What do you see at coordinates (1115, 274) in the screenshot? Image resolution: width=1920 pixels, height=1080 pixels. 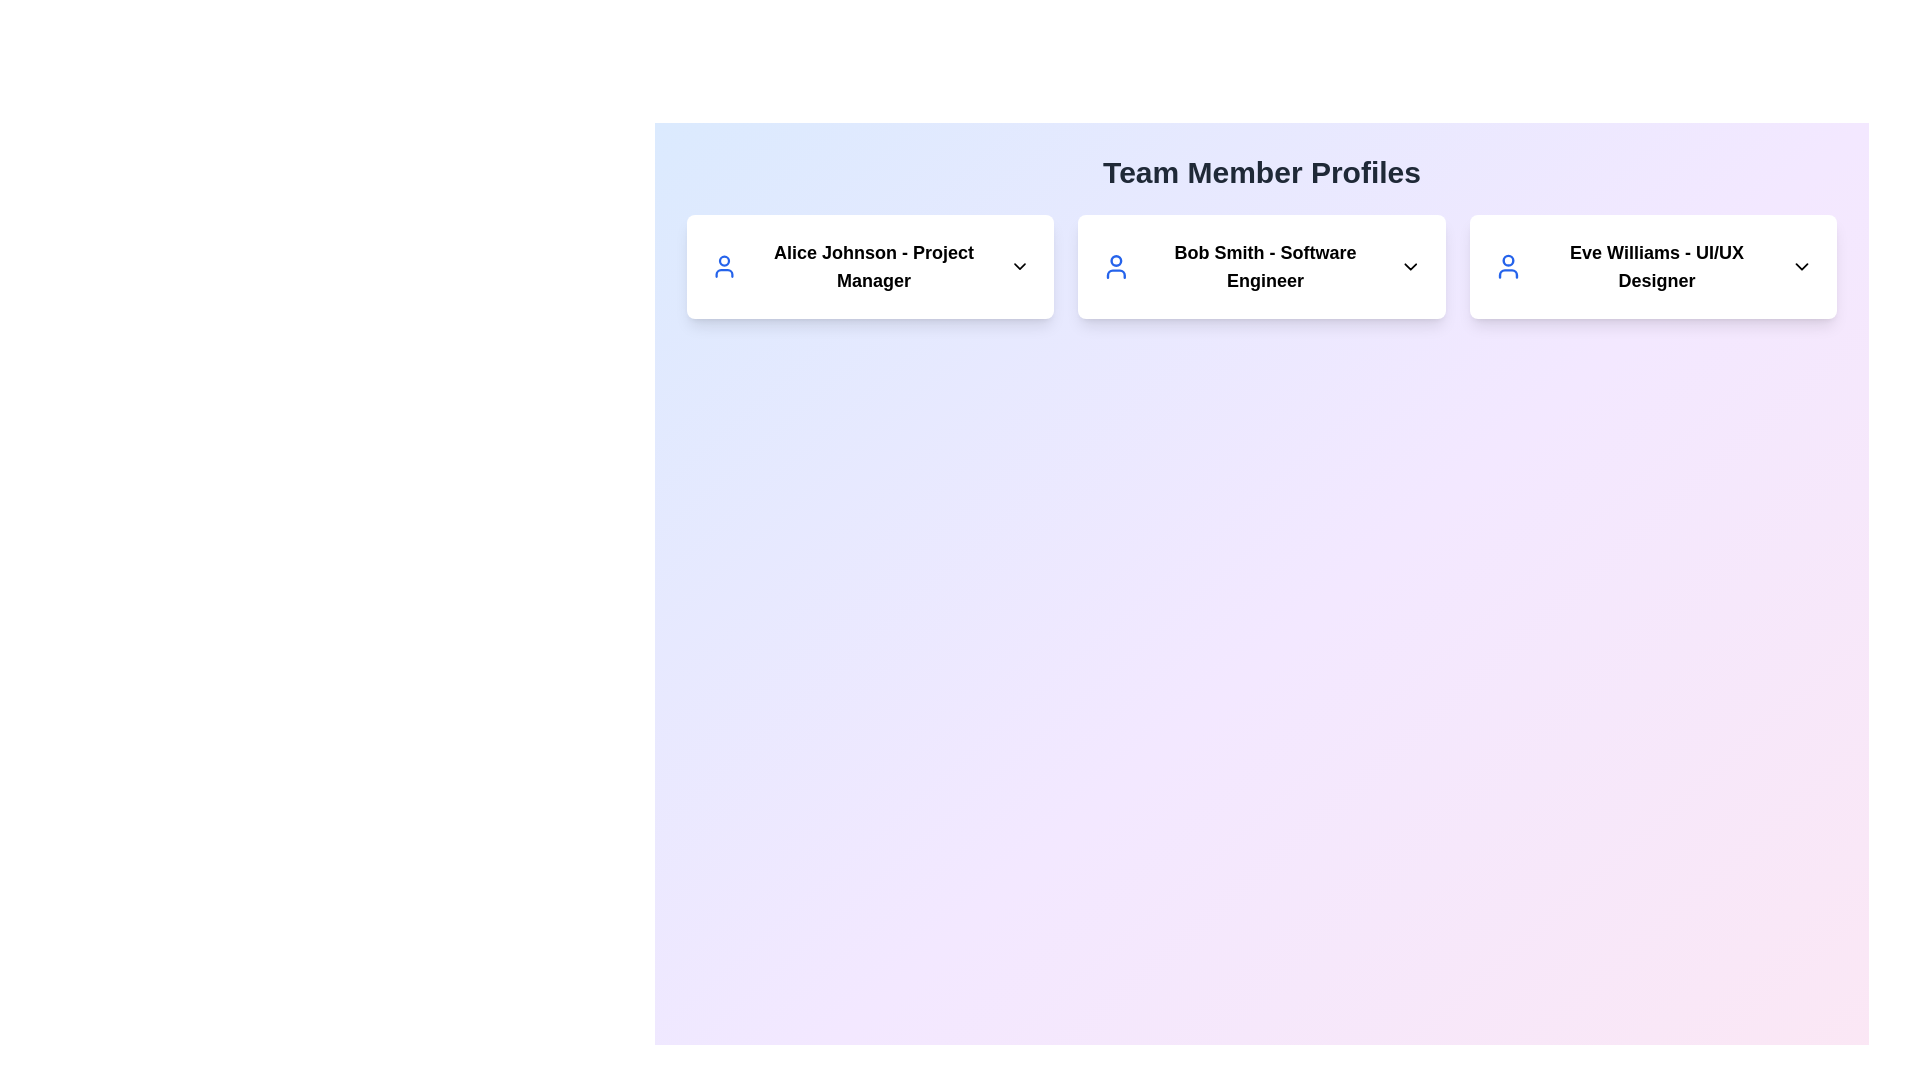 I see `SVG properties of the blue torso and shoulders component of the user icon located in the profile card for 'Bob Smith - Software Engineer'` at bounding box center [1115, 274].